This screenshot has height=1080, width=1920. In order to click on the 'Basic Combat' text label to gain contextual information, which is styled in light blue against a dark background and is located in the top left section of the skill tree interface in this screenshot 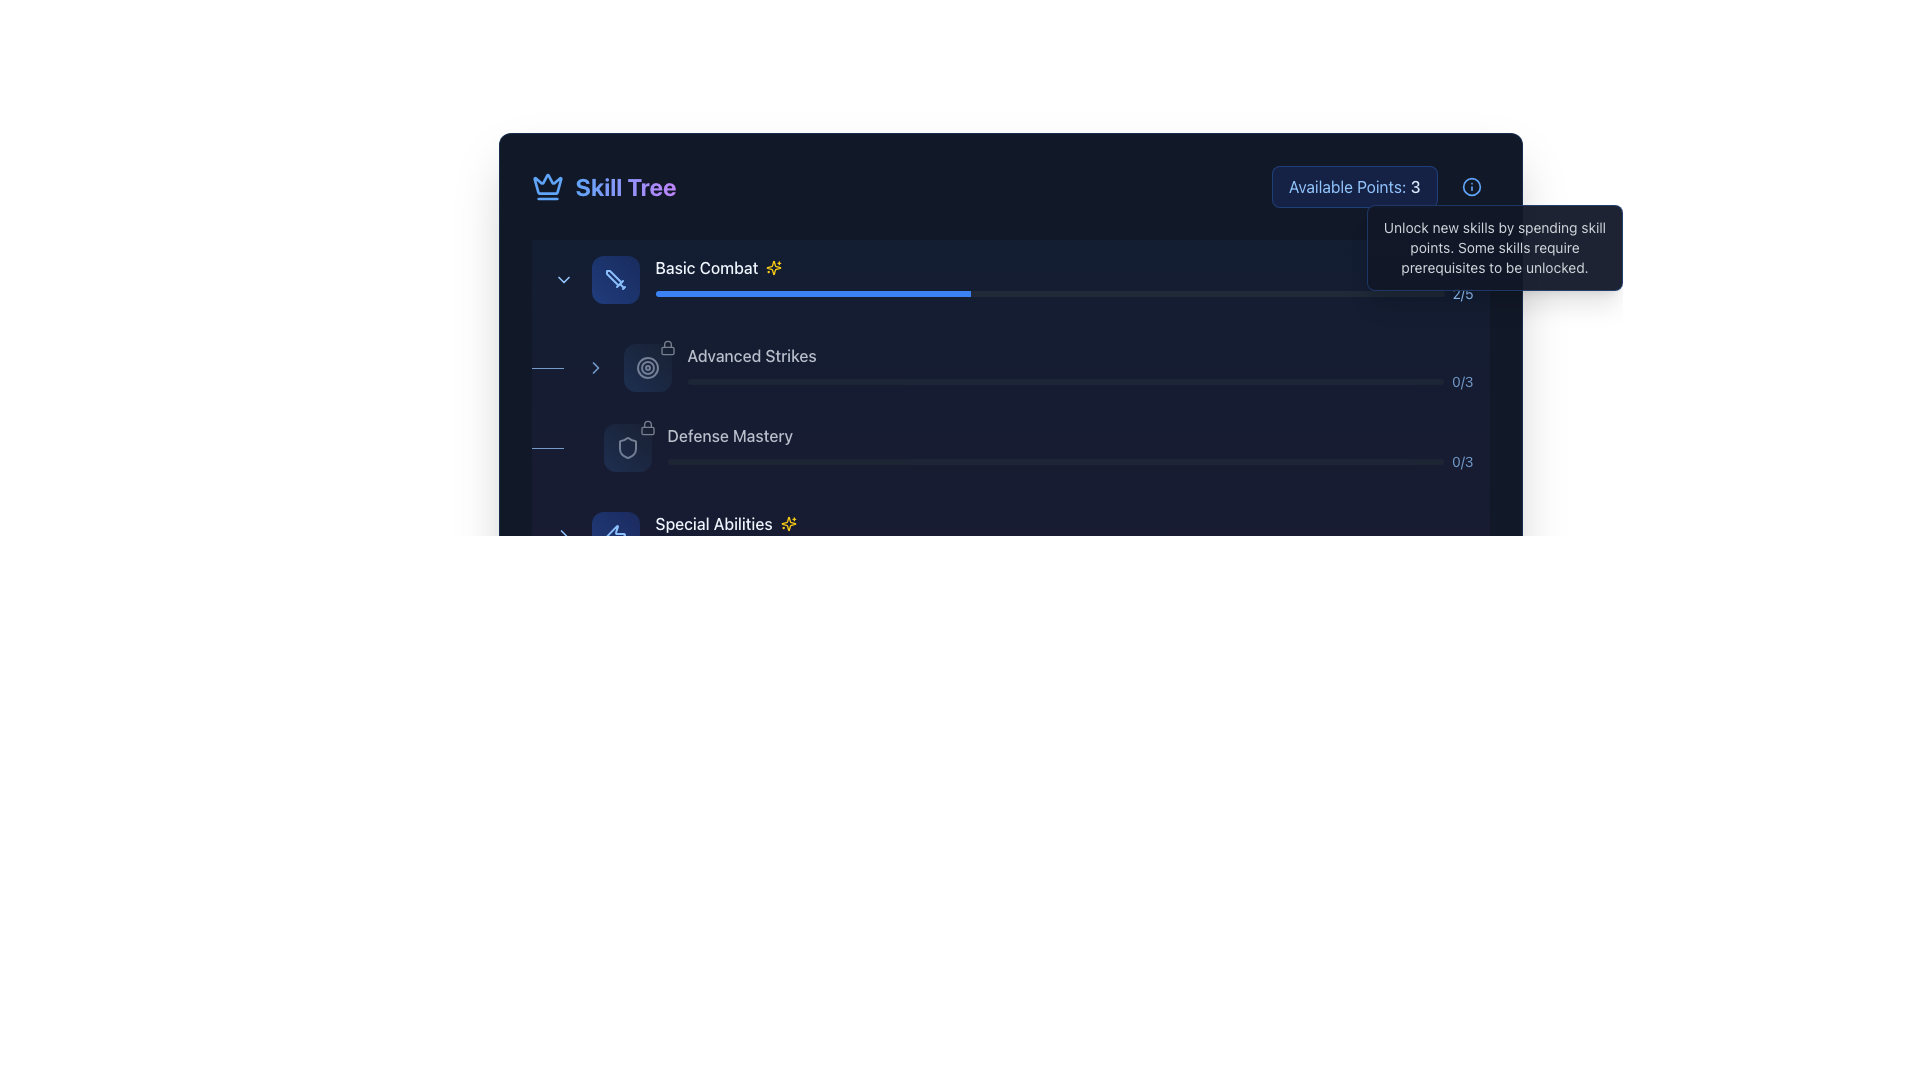, I will do `click(706, 266)`.